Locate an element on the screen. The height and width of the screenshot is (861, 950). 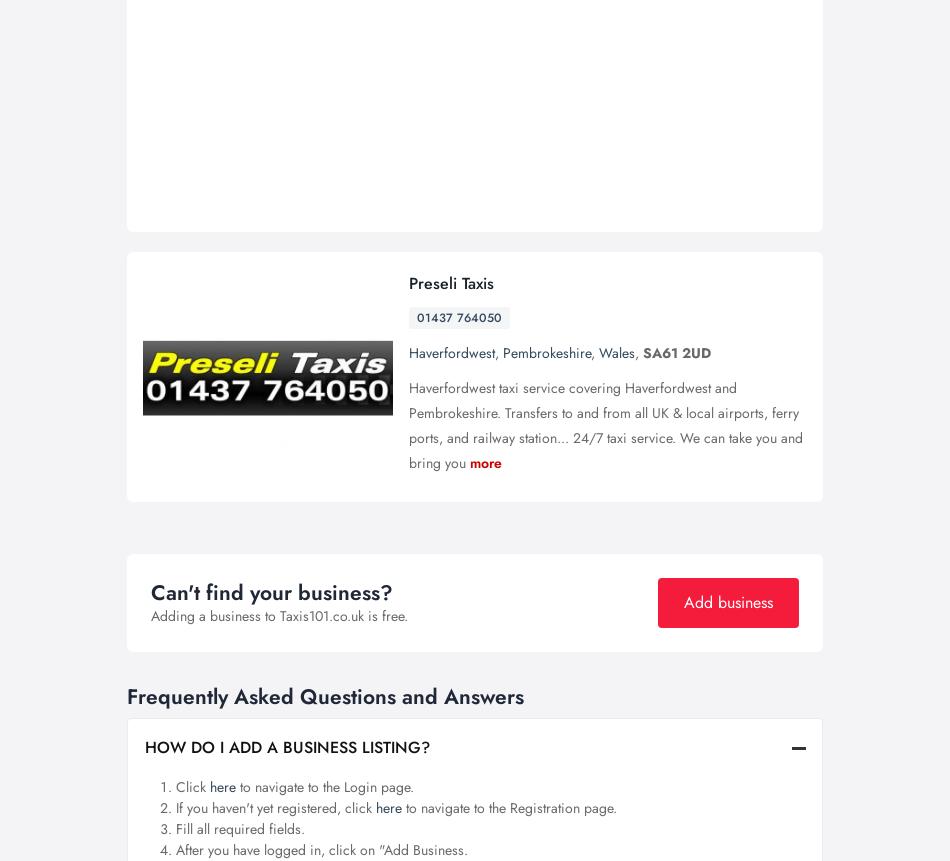
'Get a quote' is located at coordinates (400, 60).